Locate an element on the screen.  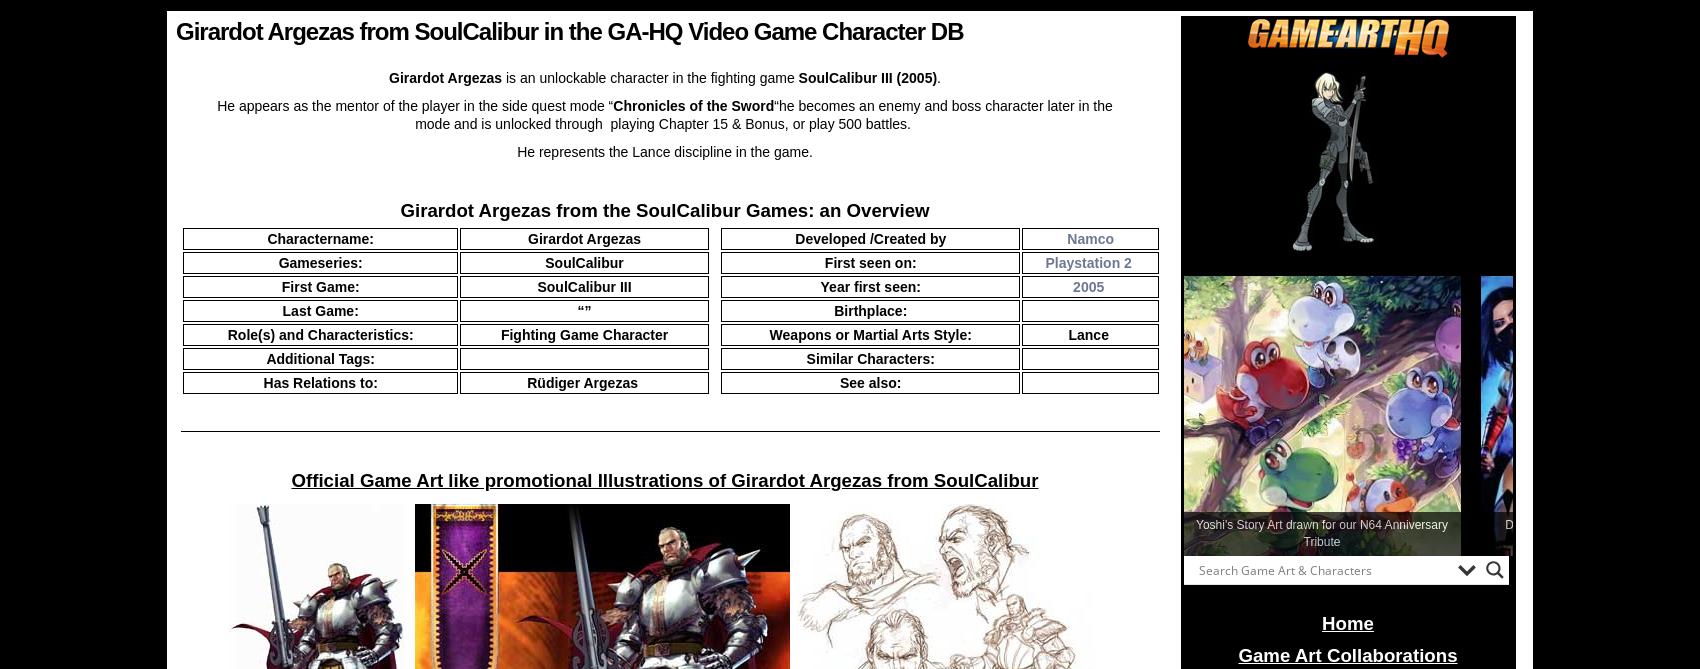
'Birthplace:' is located at coordinates (870, 311).